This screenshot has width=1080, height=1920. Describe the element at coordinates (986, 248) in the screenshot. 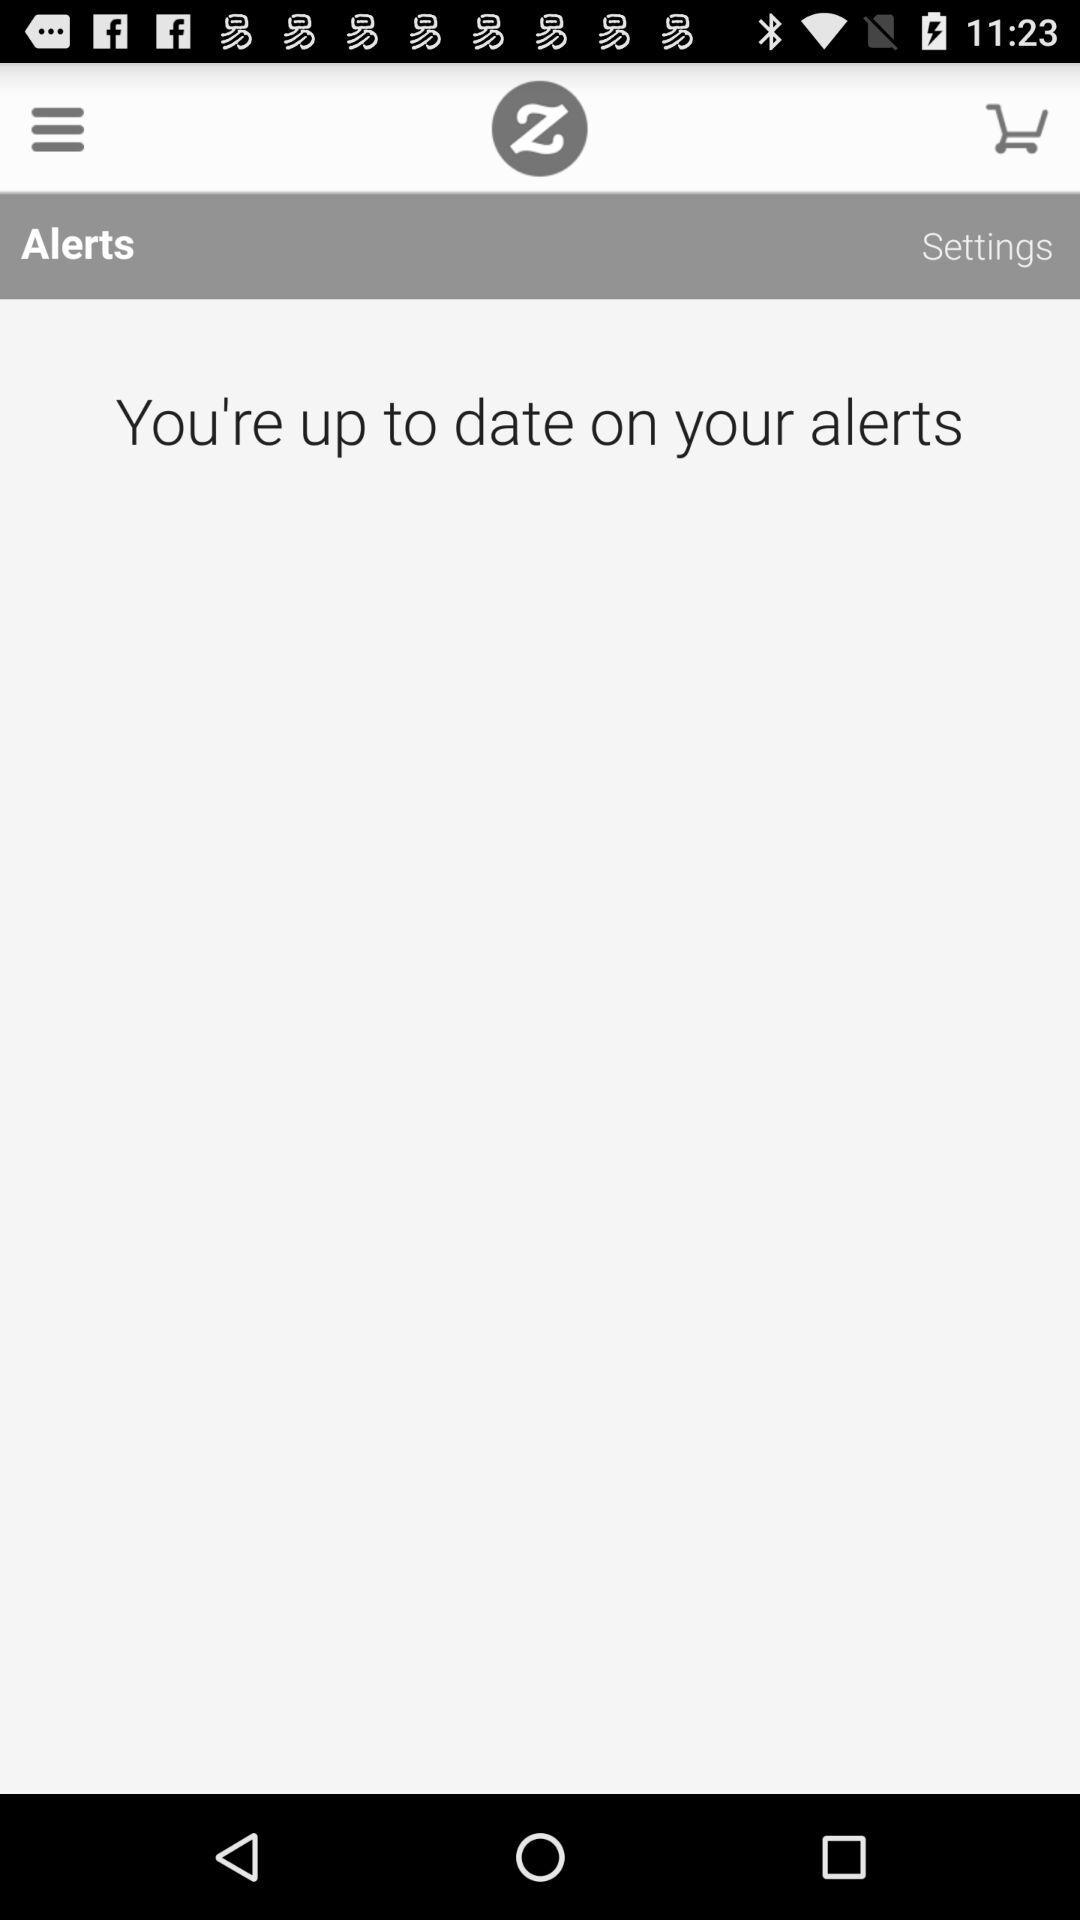

I see `settings` at that location.